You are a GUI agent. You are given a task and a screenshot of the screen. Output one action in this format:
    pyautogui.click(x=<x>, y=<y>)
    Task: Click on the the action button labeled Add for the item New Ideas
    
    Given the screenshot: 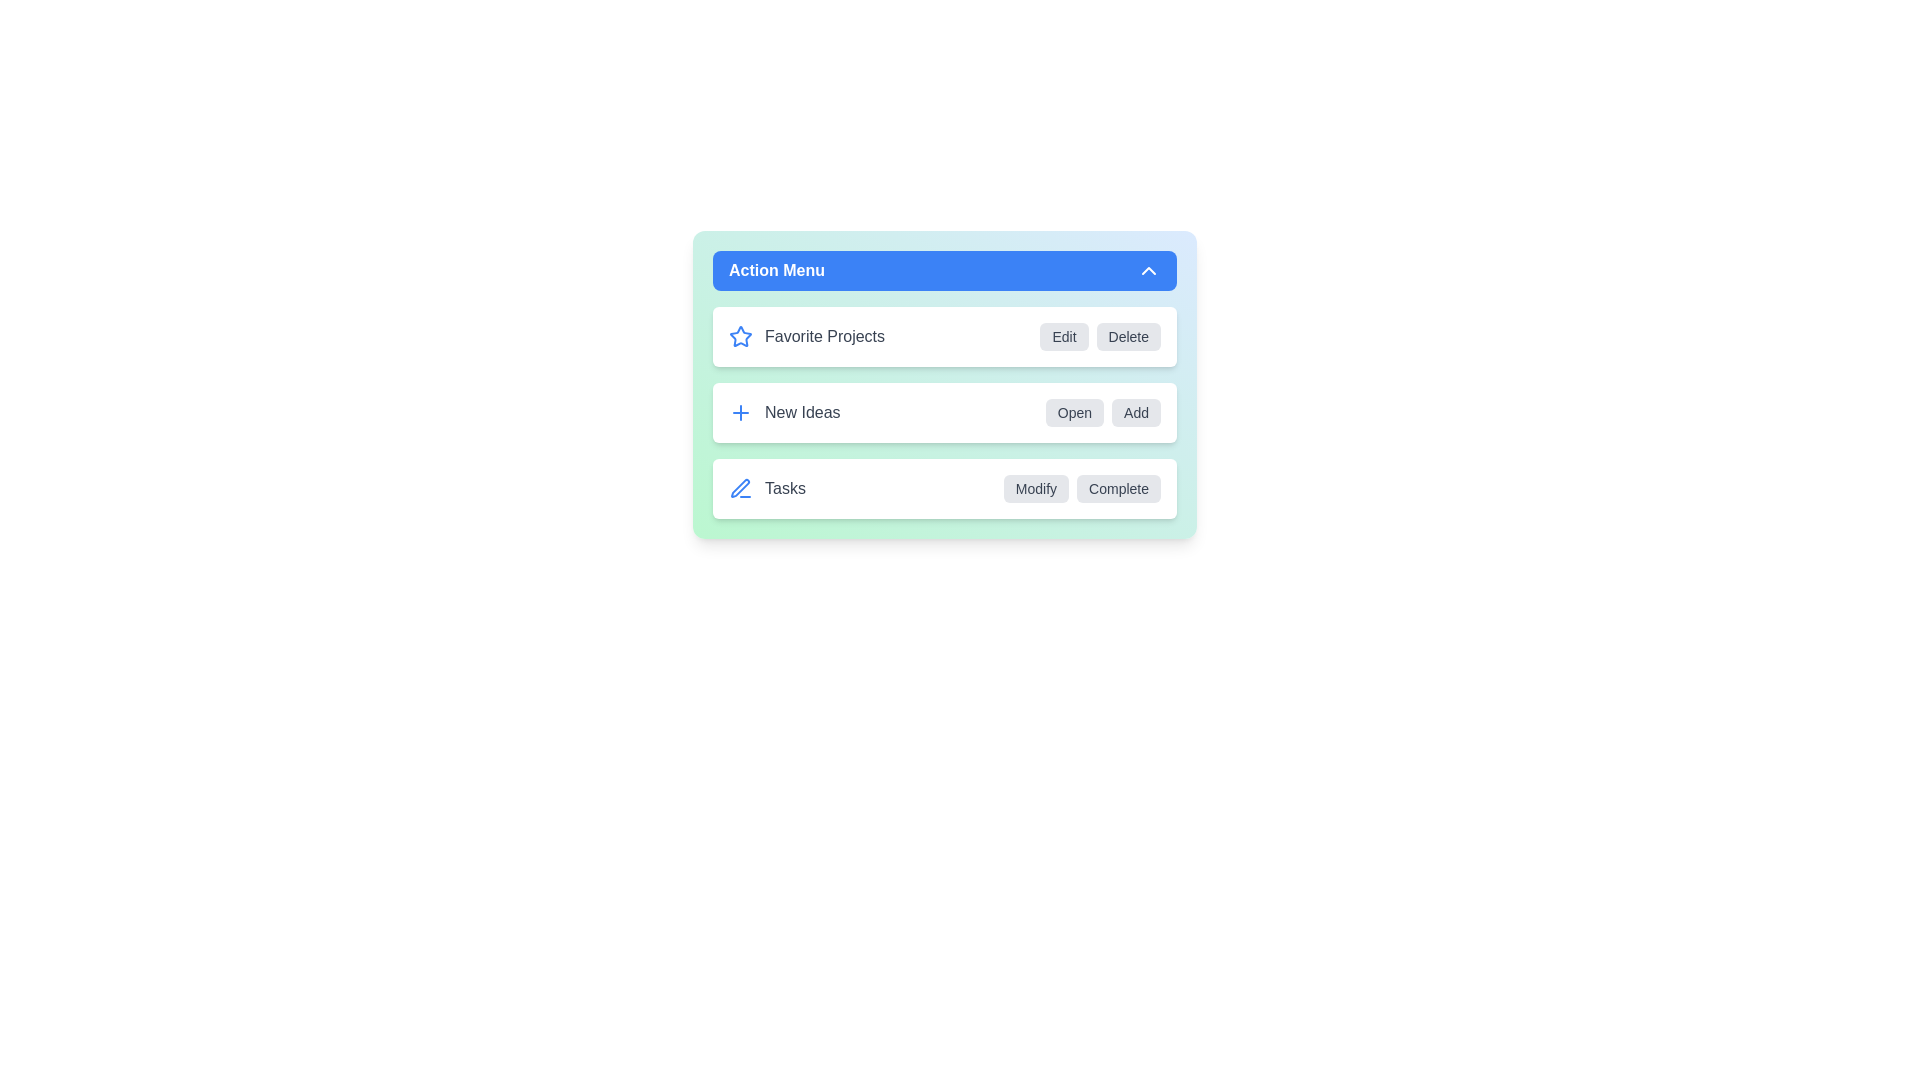 What is the action you would take?
    pyautogui.click(x=1136, y=411)
    